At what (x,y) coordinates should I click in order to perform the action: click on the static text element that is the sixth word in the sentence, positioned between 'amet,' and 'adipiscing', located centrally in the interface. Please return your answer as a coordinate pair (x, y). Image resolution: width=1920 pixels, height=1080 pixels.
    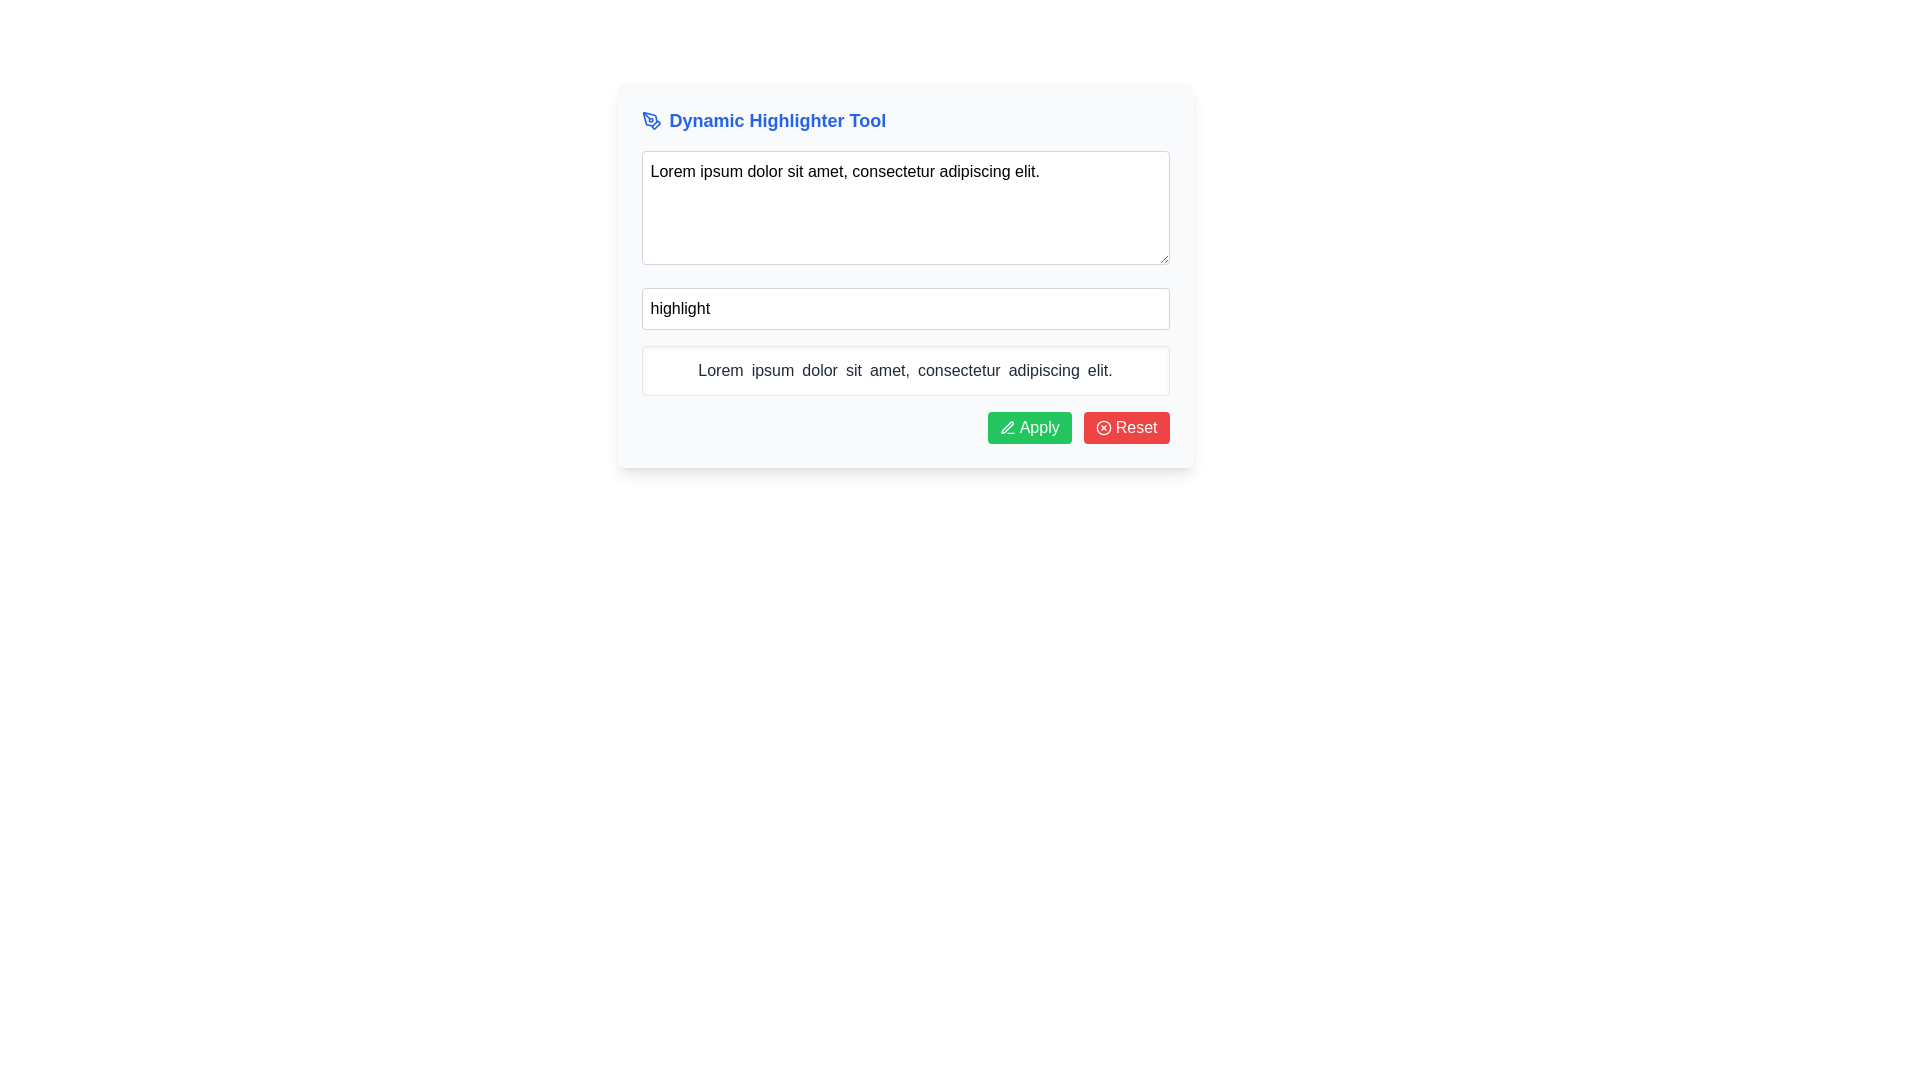
    Looking at the image, I should click on (958, 370).